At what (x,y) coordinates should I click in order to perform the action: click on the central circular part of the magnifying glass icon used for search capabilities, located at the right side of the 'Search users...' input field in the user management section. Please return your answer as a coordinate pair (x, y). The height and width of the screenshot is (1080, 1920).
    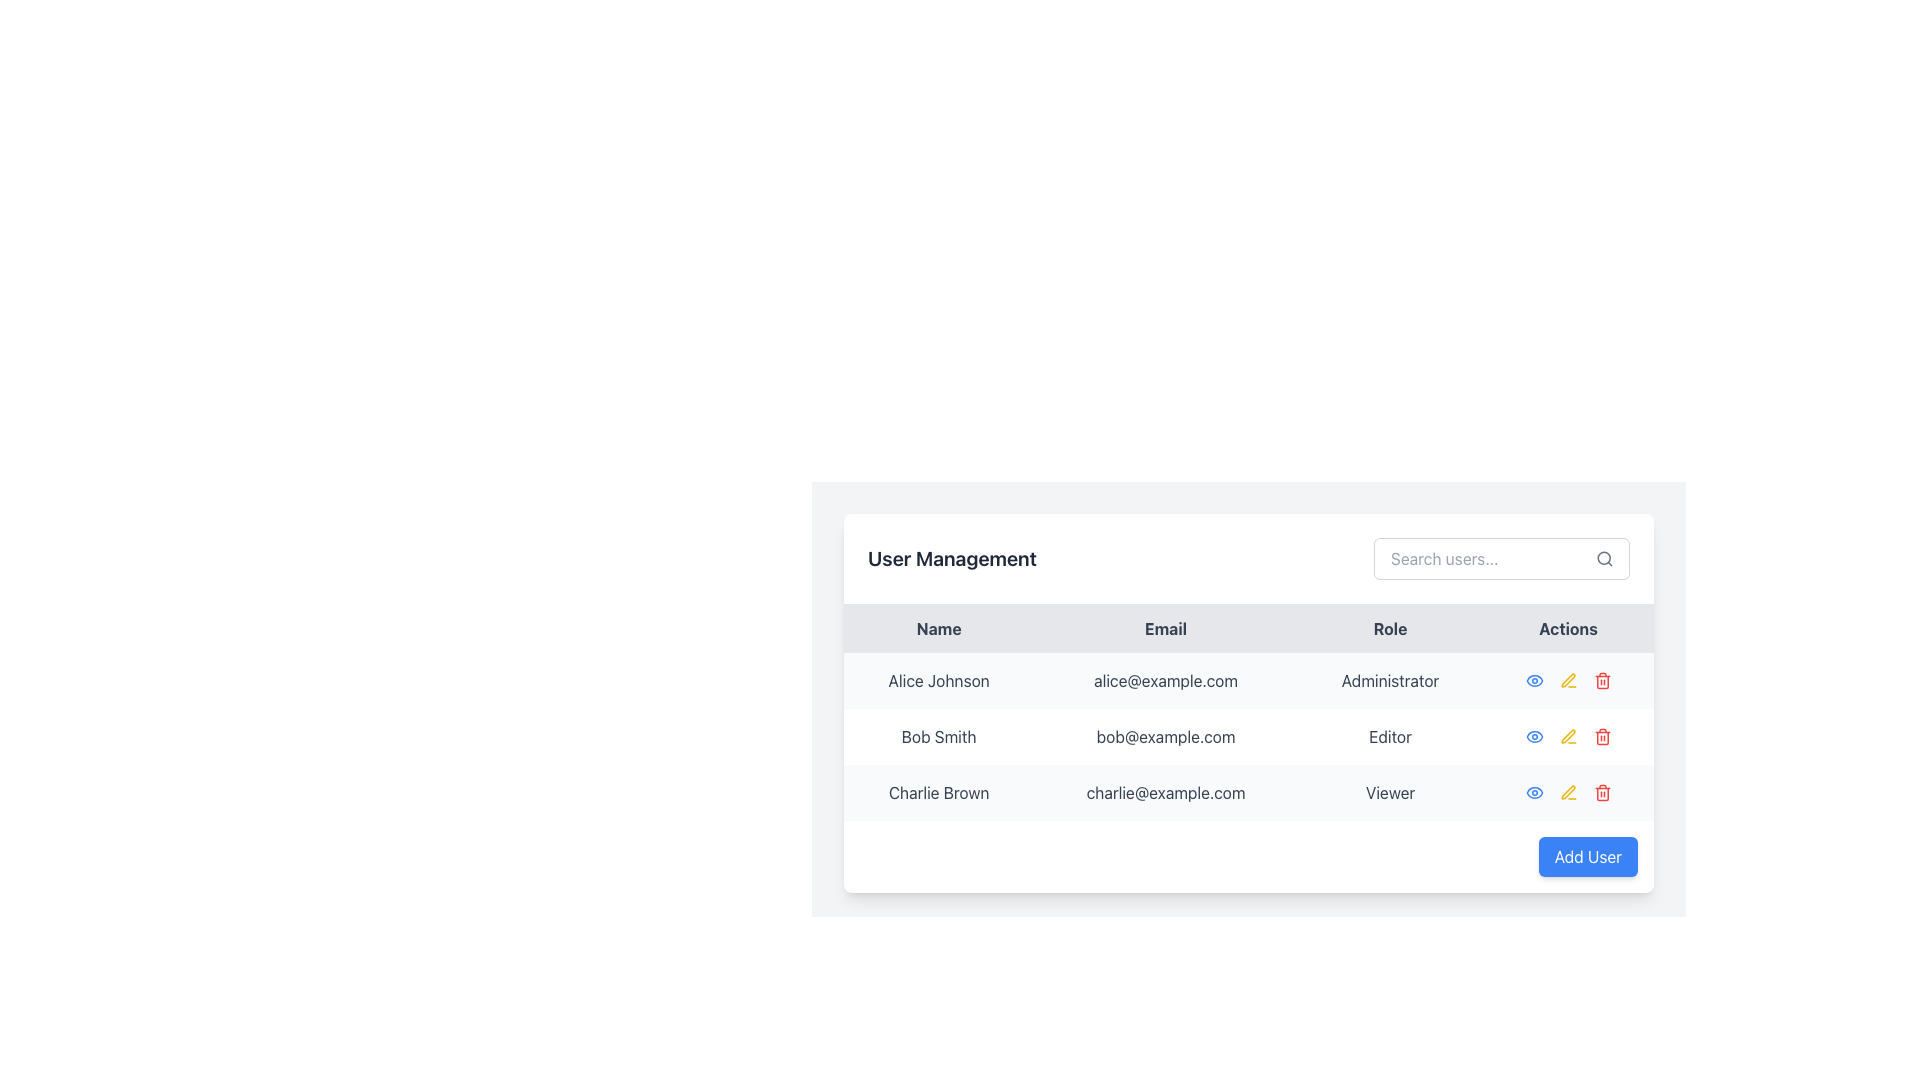
    Looking at the image, I should click on (1604, 558).